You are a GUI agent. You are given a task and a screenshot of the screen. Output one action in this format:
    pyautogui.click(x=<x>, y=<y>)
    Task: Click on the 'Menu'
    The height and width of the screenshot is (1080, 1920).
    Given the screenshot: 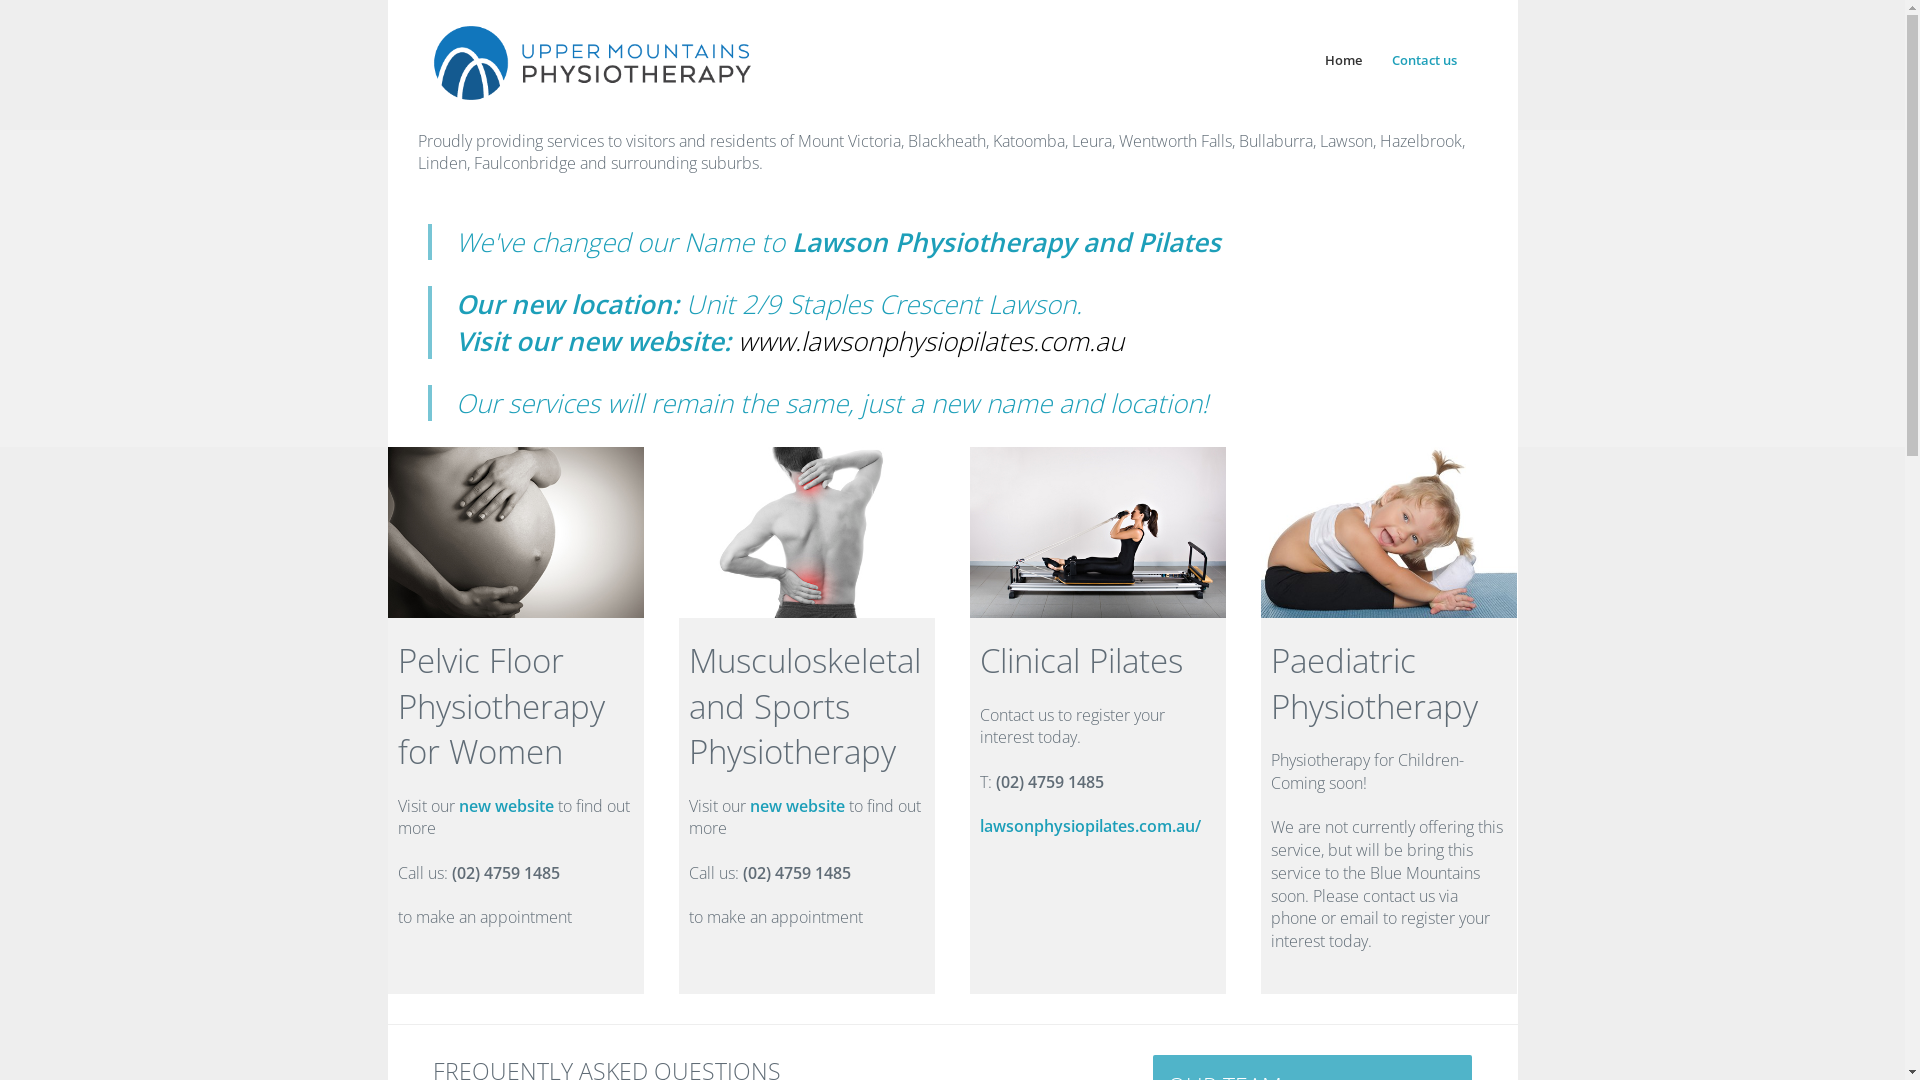 What is the action you would take?
    pyautogui.click(x=1903, y=10)
    